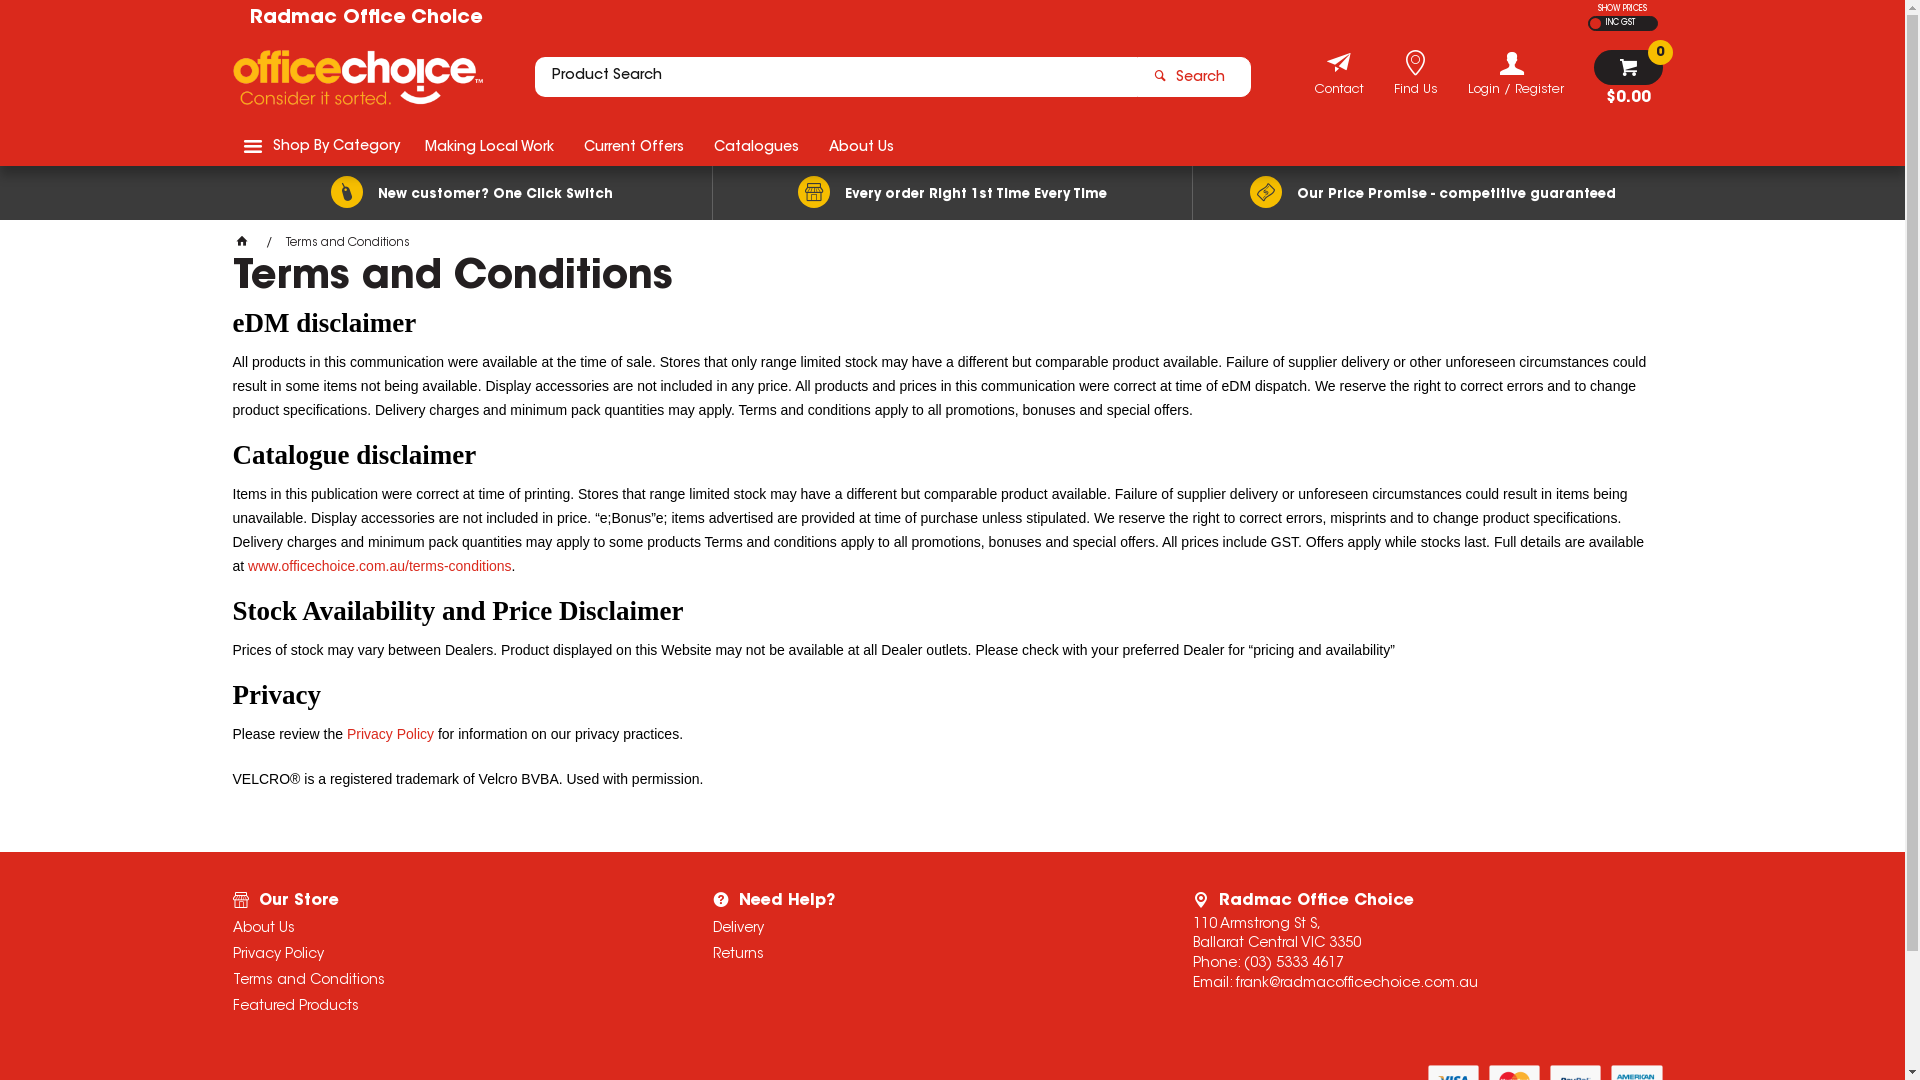  I want to click on 'frank@radmacofficechoice.com.au', so click(1357, 982).